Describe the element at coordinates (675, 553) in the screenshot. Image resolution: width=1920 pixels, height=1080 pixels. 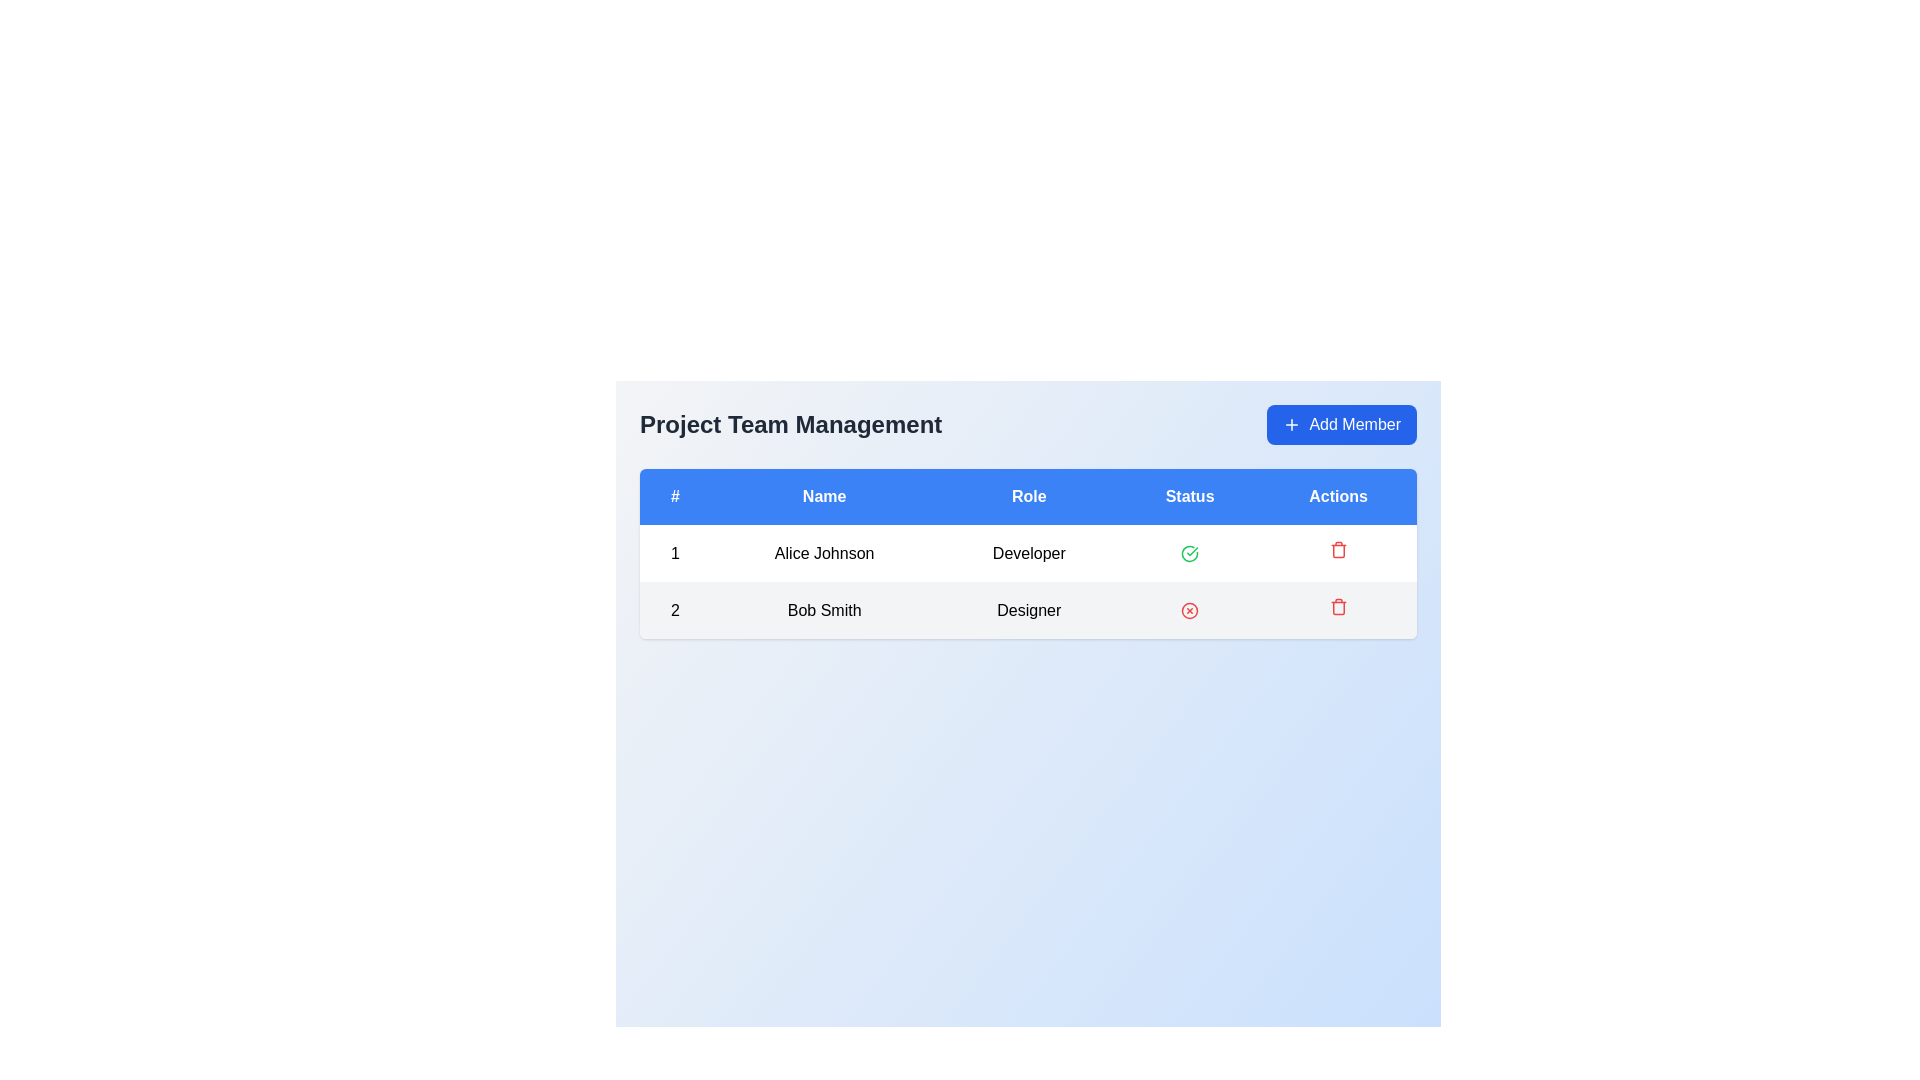
I see `displayed text from the text label in the first row of the table, which serves as an identifier for the row labeled '#'` at that location.